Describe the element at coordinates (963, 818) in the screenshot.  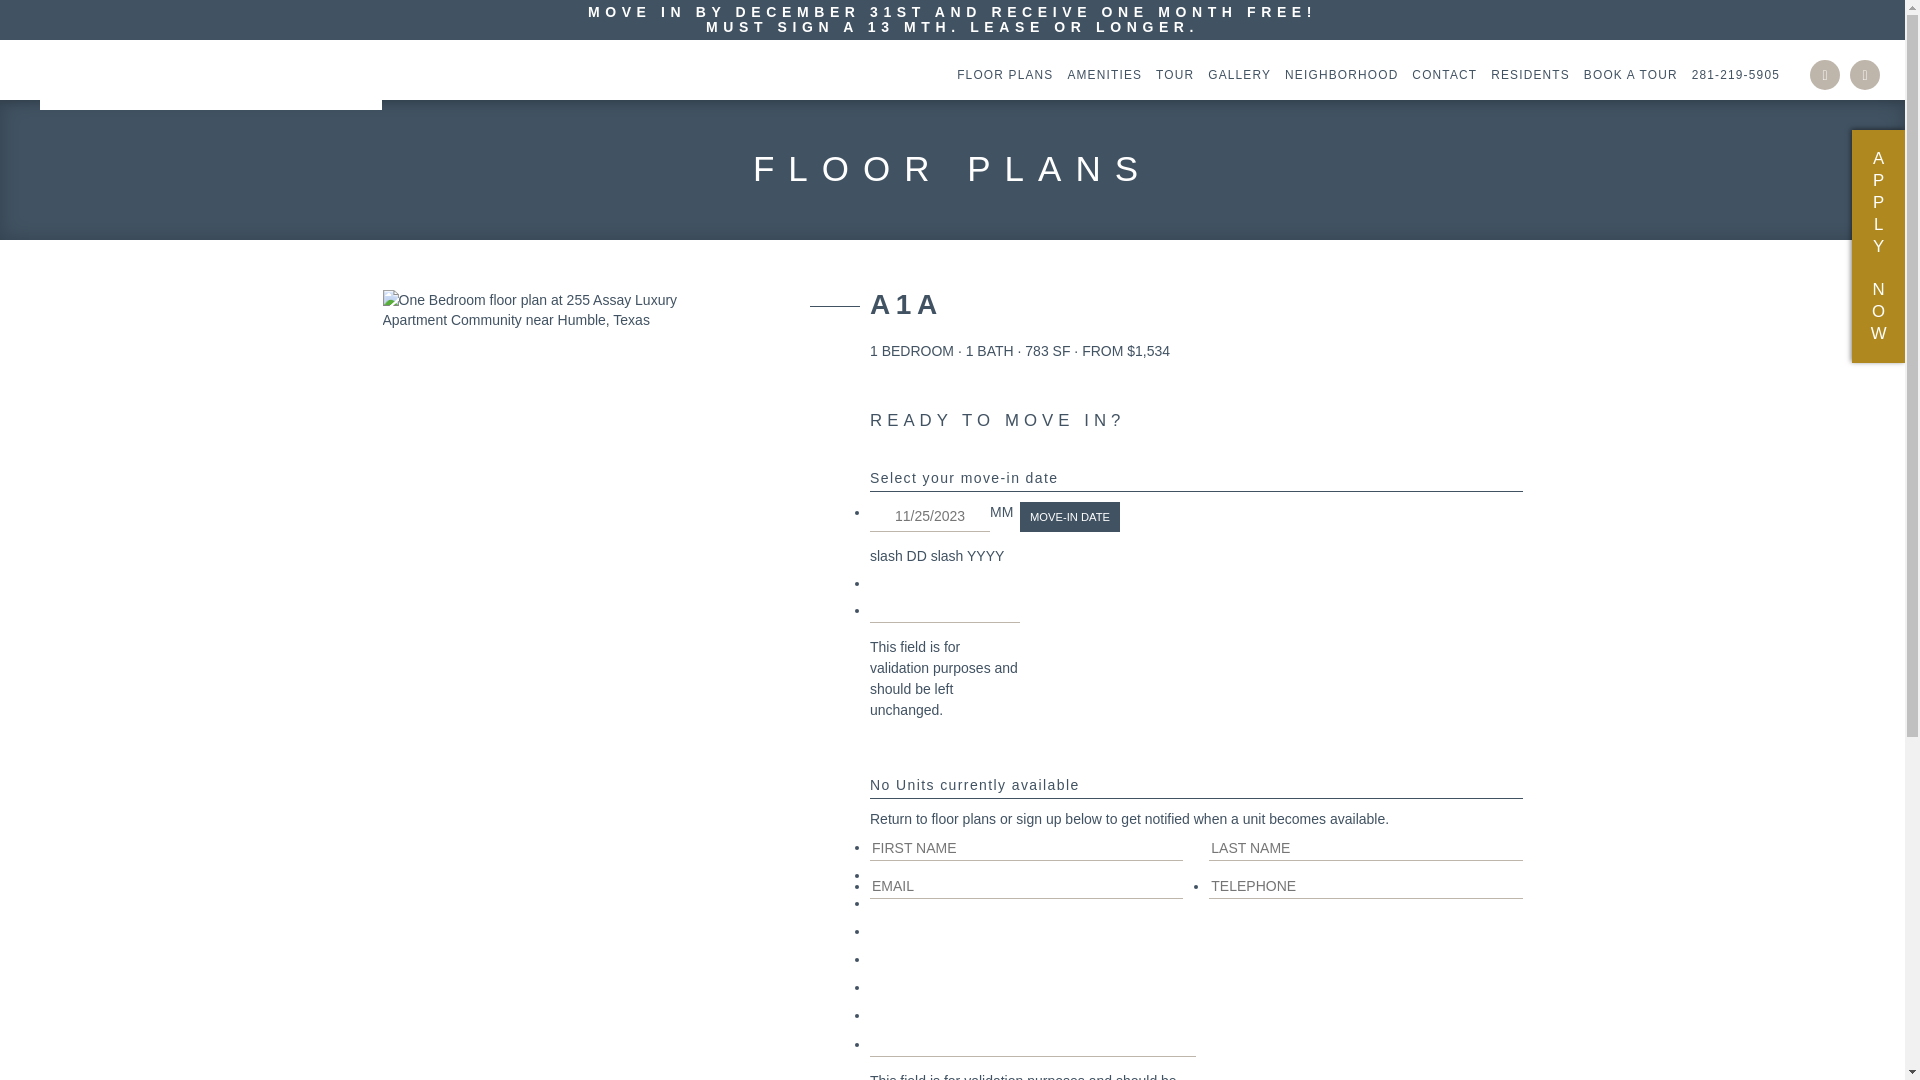
I see `'floor plans'` at that location.